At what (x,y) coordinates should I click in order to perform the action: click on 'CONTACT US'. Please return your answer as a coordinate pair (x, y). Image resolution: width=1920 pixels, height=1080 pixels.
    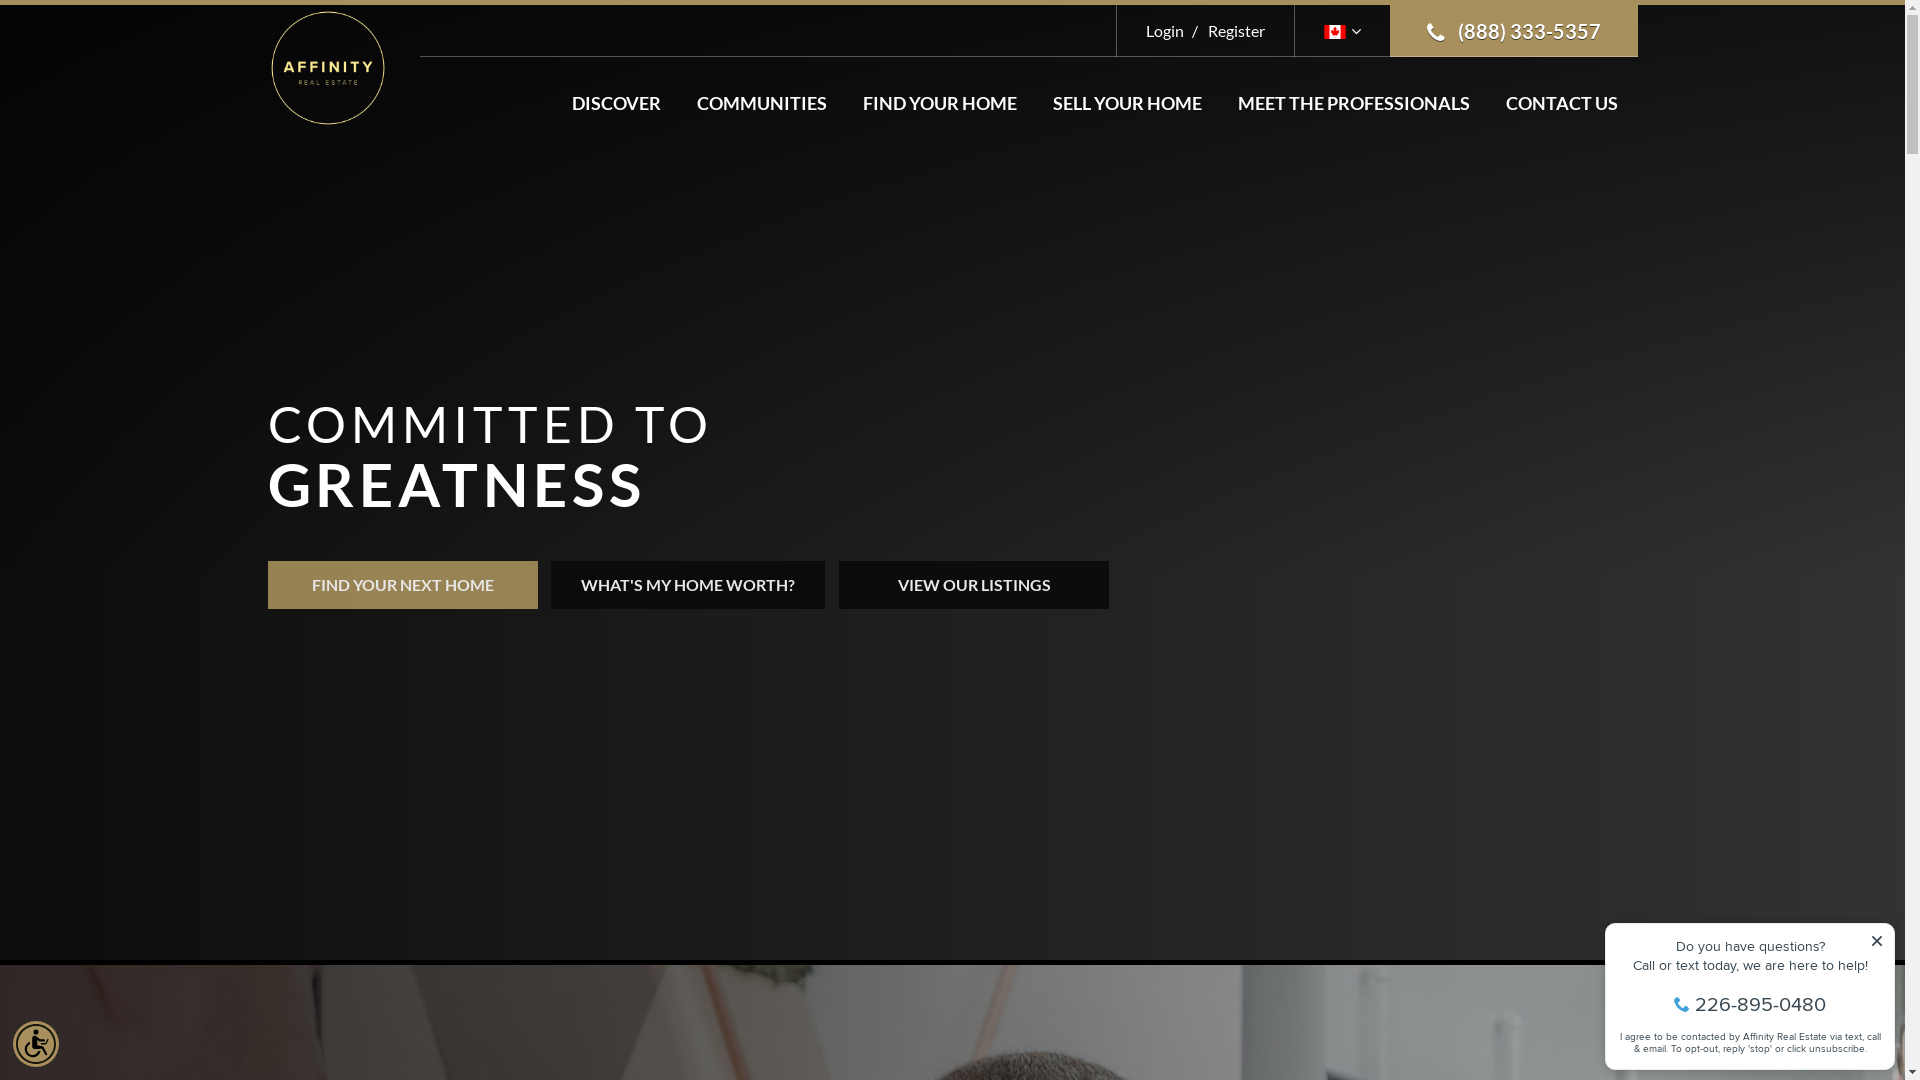
    Looking at the image, I should click on (1560, 103).